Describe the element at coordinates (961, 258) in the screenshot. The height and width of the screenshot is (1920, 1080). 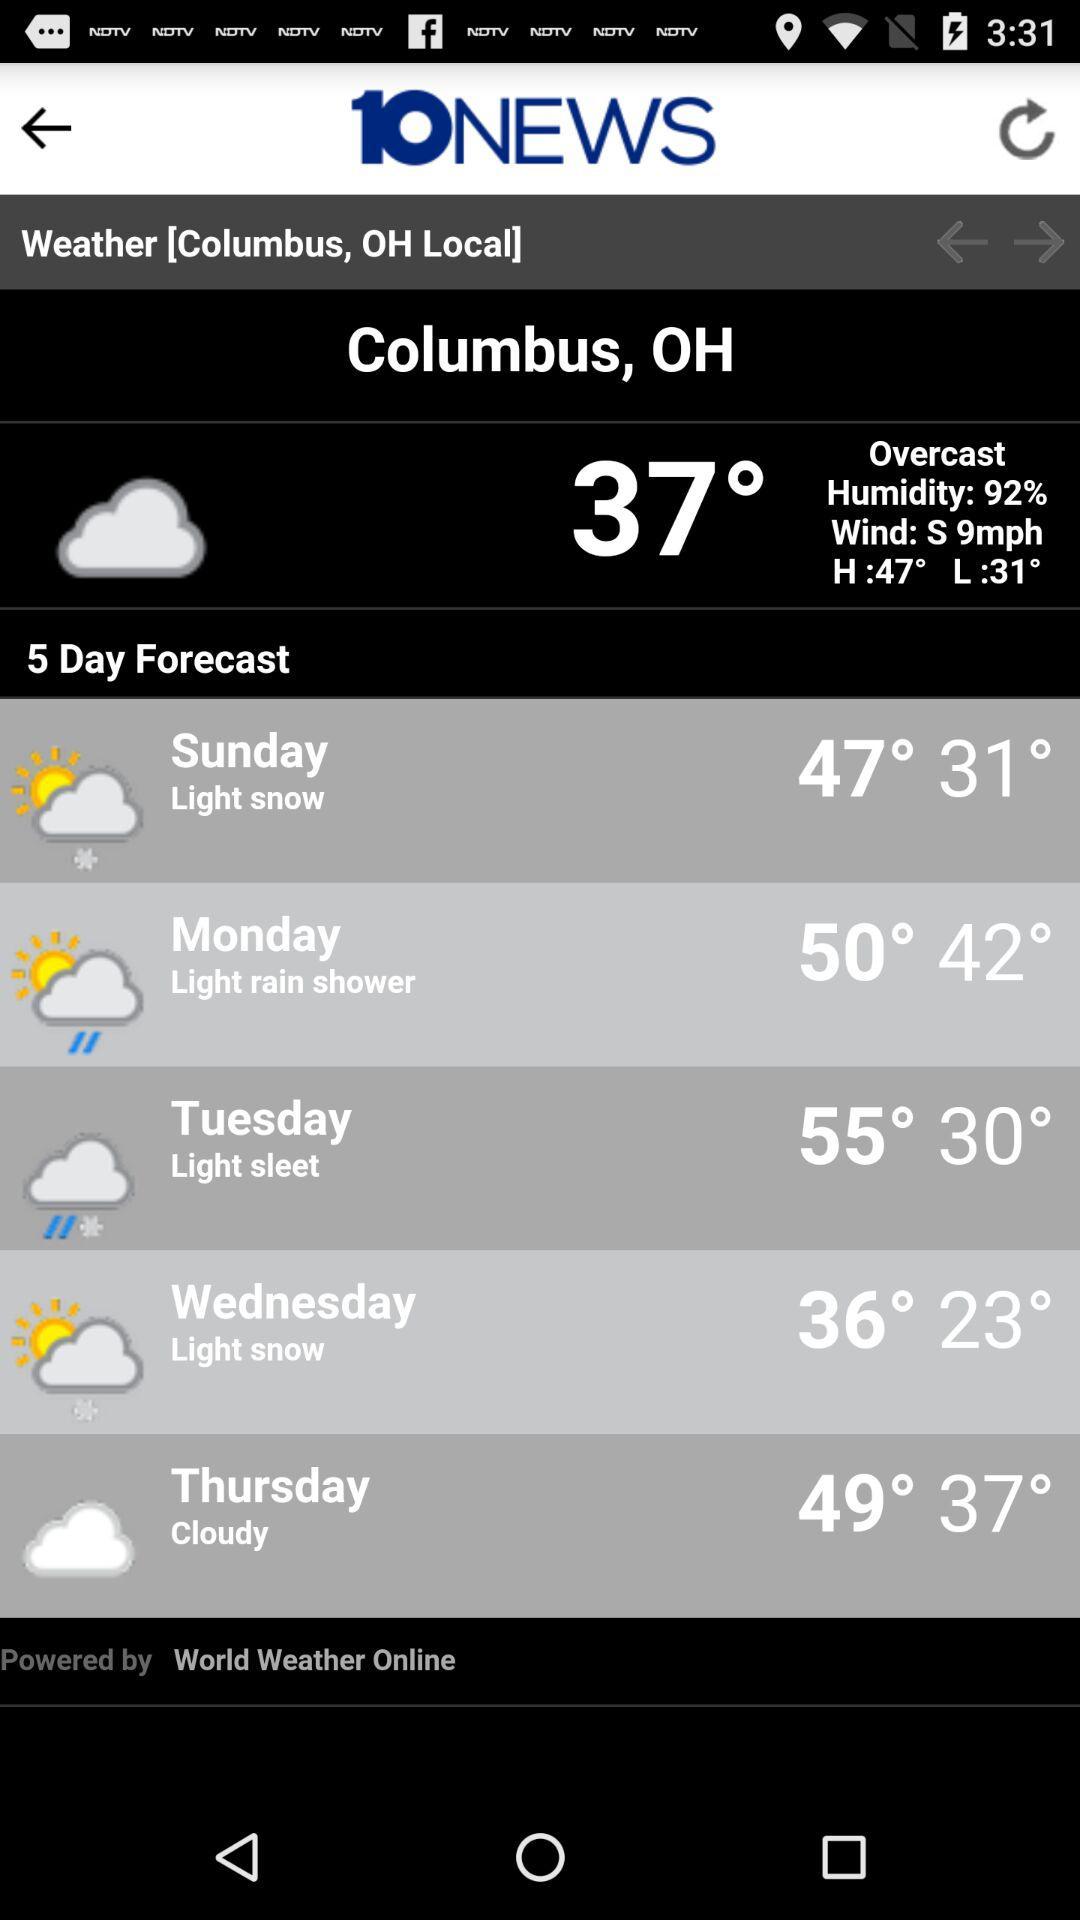
I see `the arrow_backward icon` at that location.